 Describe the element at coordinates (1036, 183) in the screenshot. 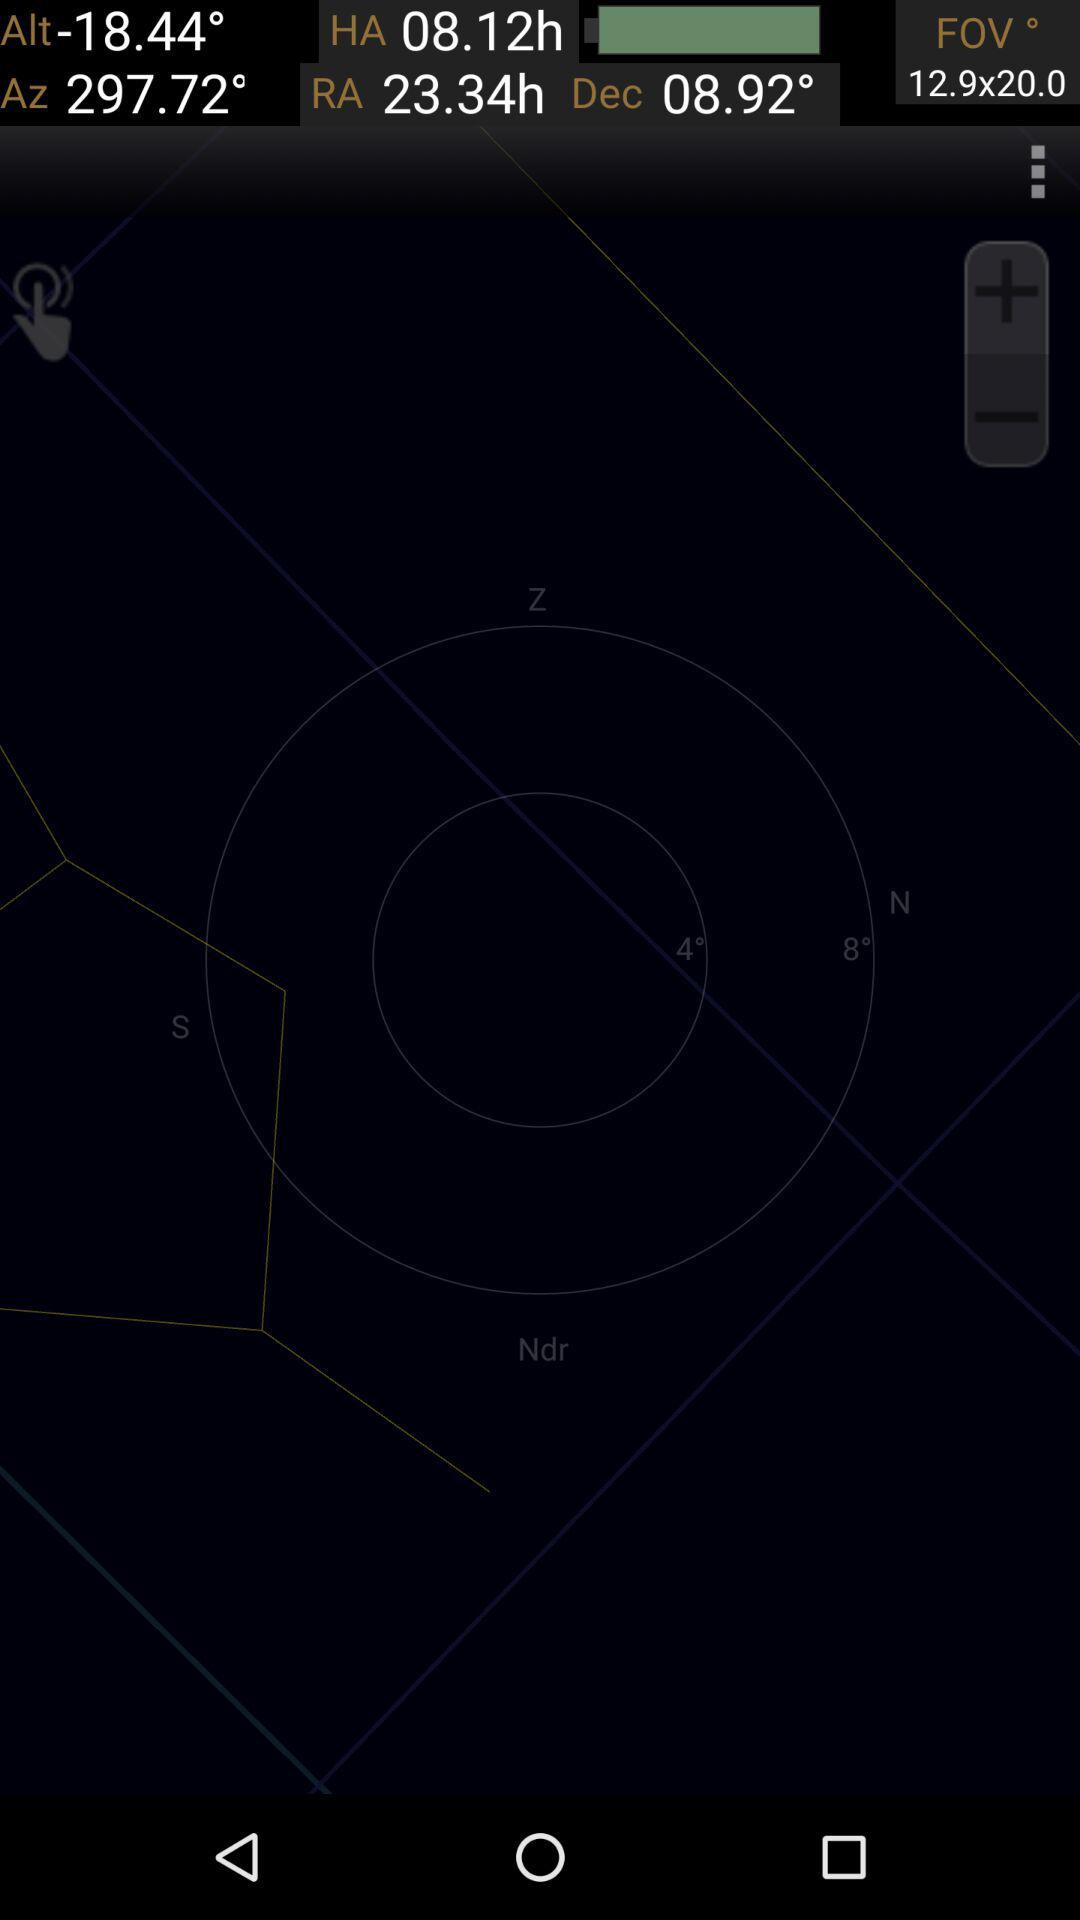

I see `the more icon` at that location.